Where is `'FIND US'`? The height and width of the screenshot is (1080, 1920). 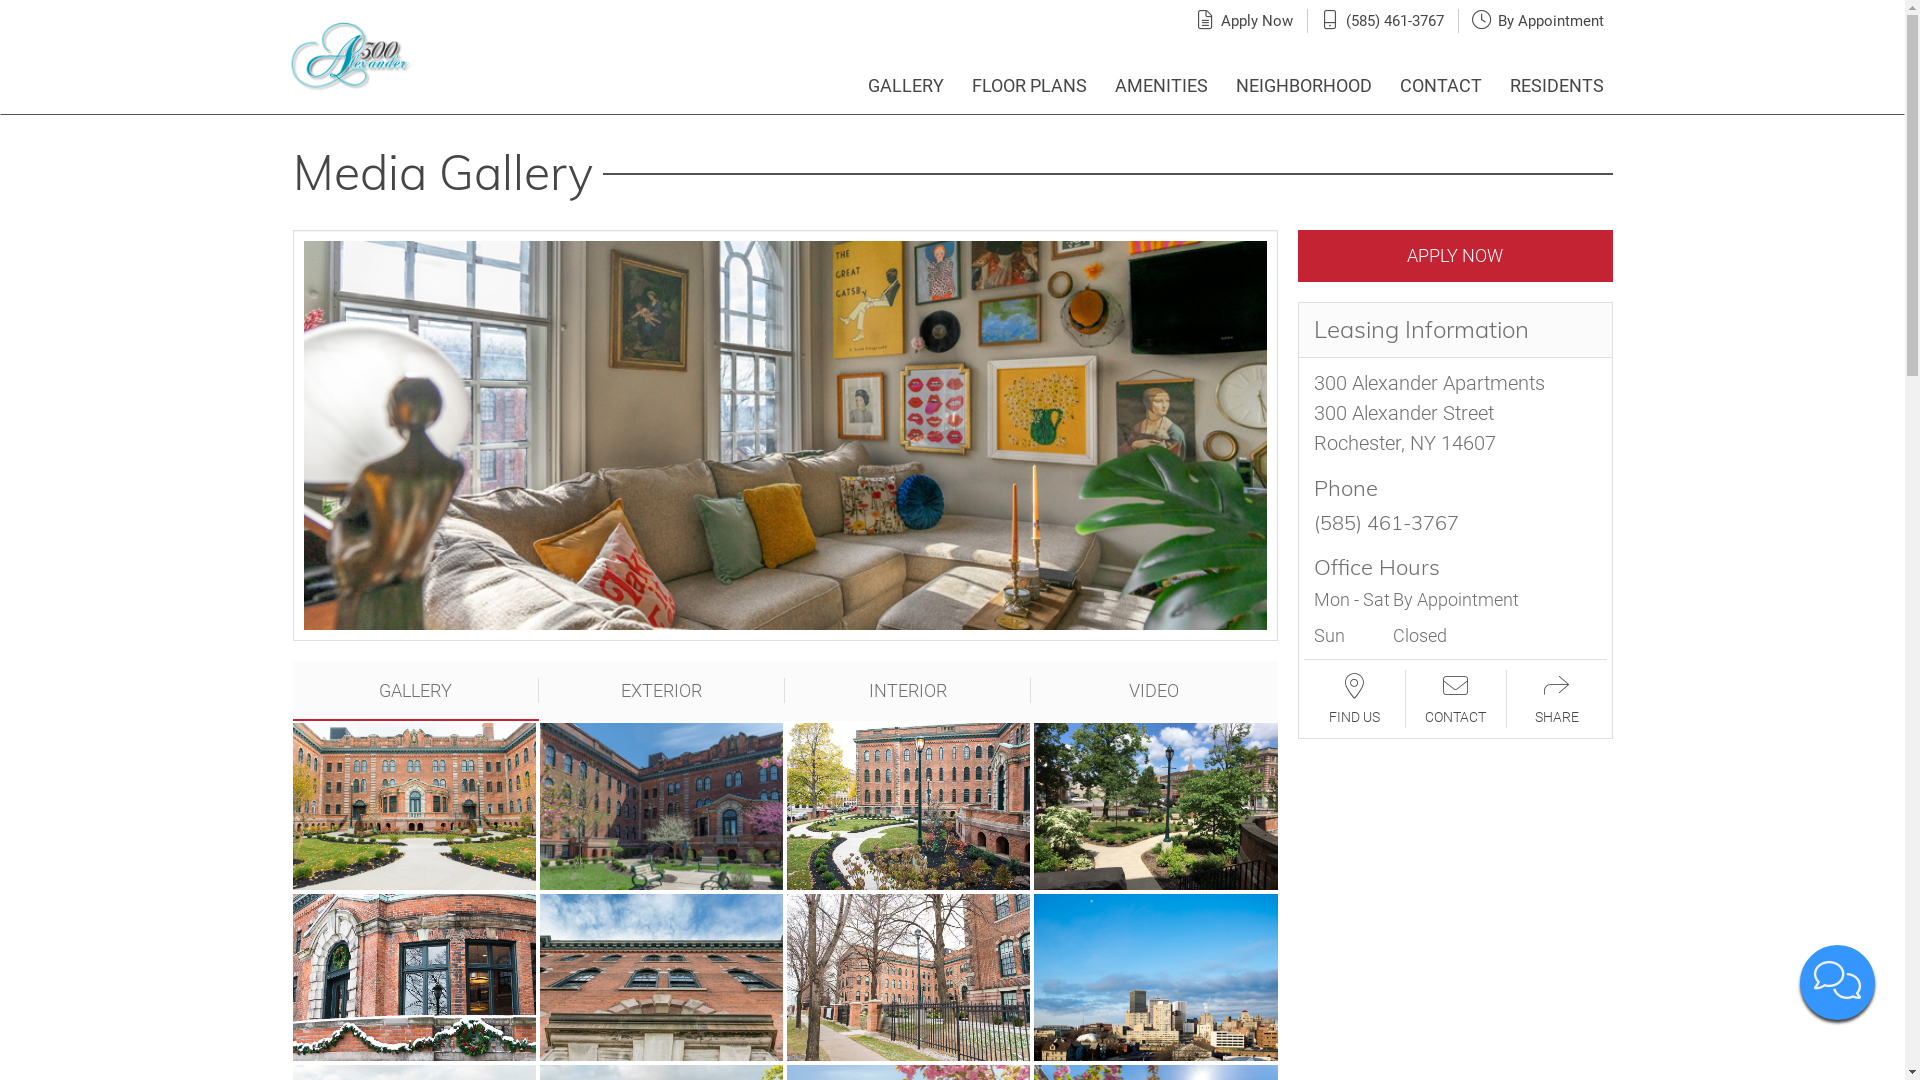 'FIND US' is located at coordinates (1314, 698).